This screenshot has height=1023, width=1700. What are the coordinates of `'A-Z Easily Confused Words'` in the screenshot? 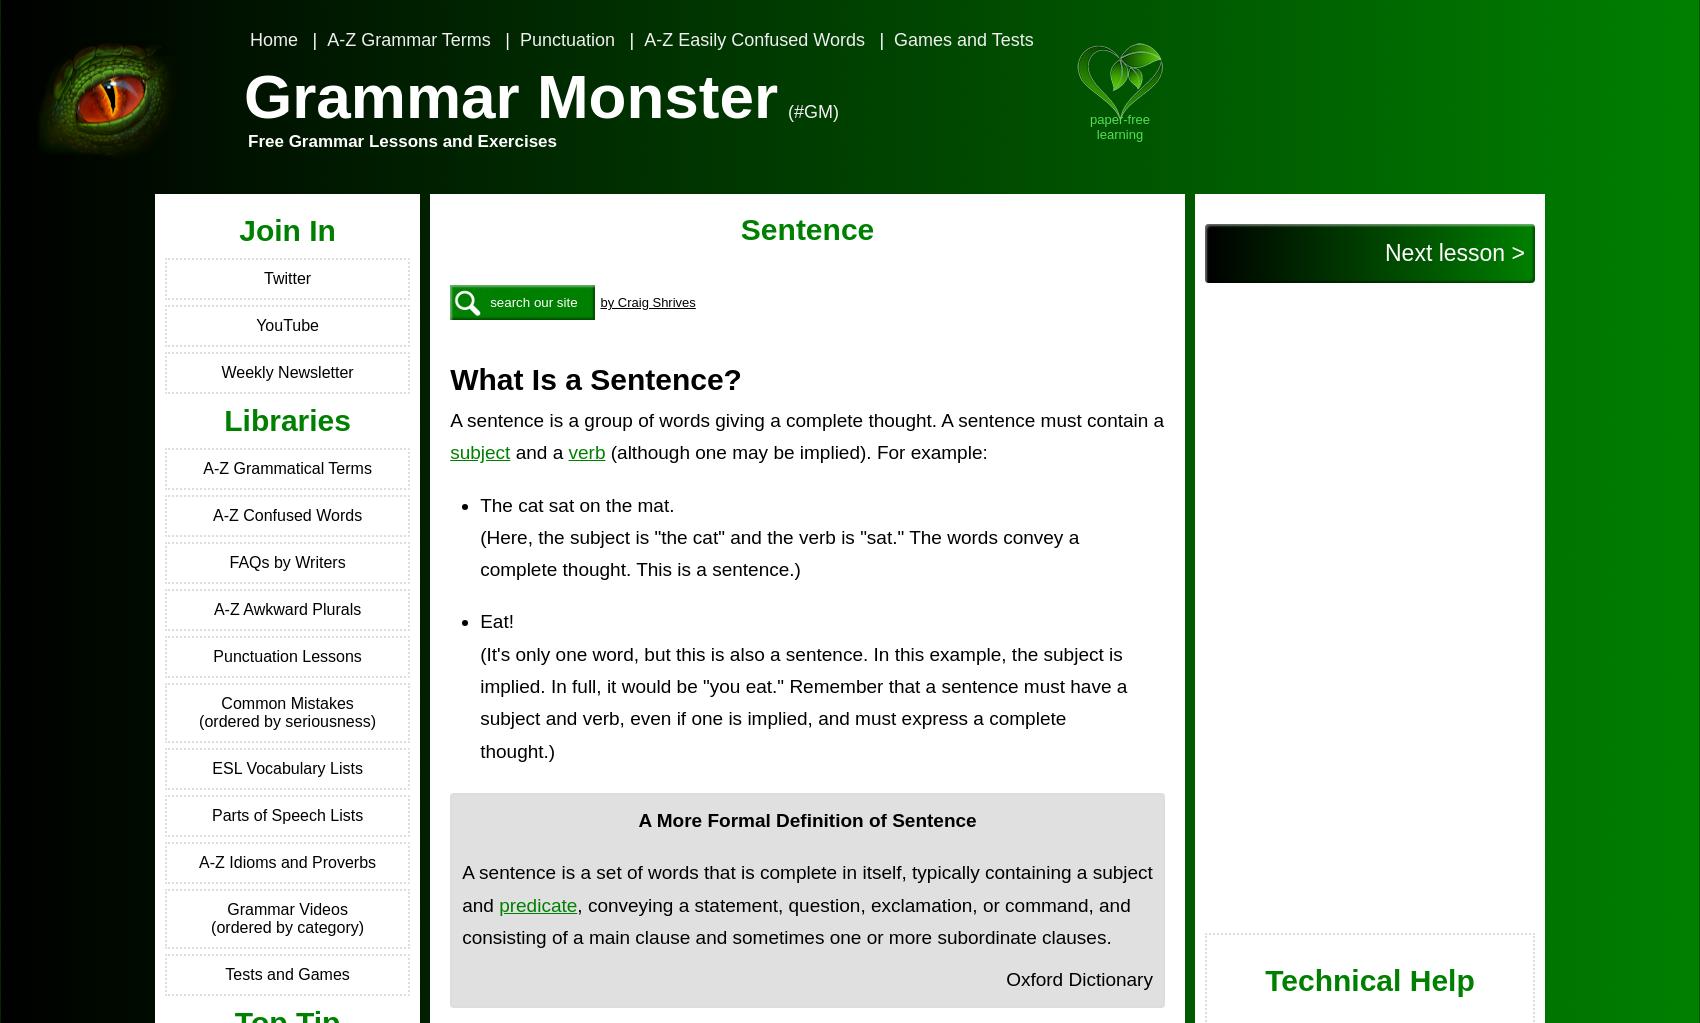 It's located at (752, 39).